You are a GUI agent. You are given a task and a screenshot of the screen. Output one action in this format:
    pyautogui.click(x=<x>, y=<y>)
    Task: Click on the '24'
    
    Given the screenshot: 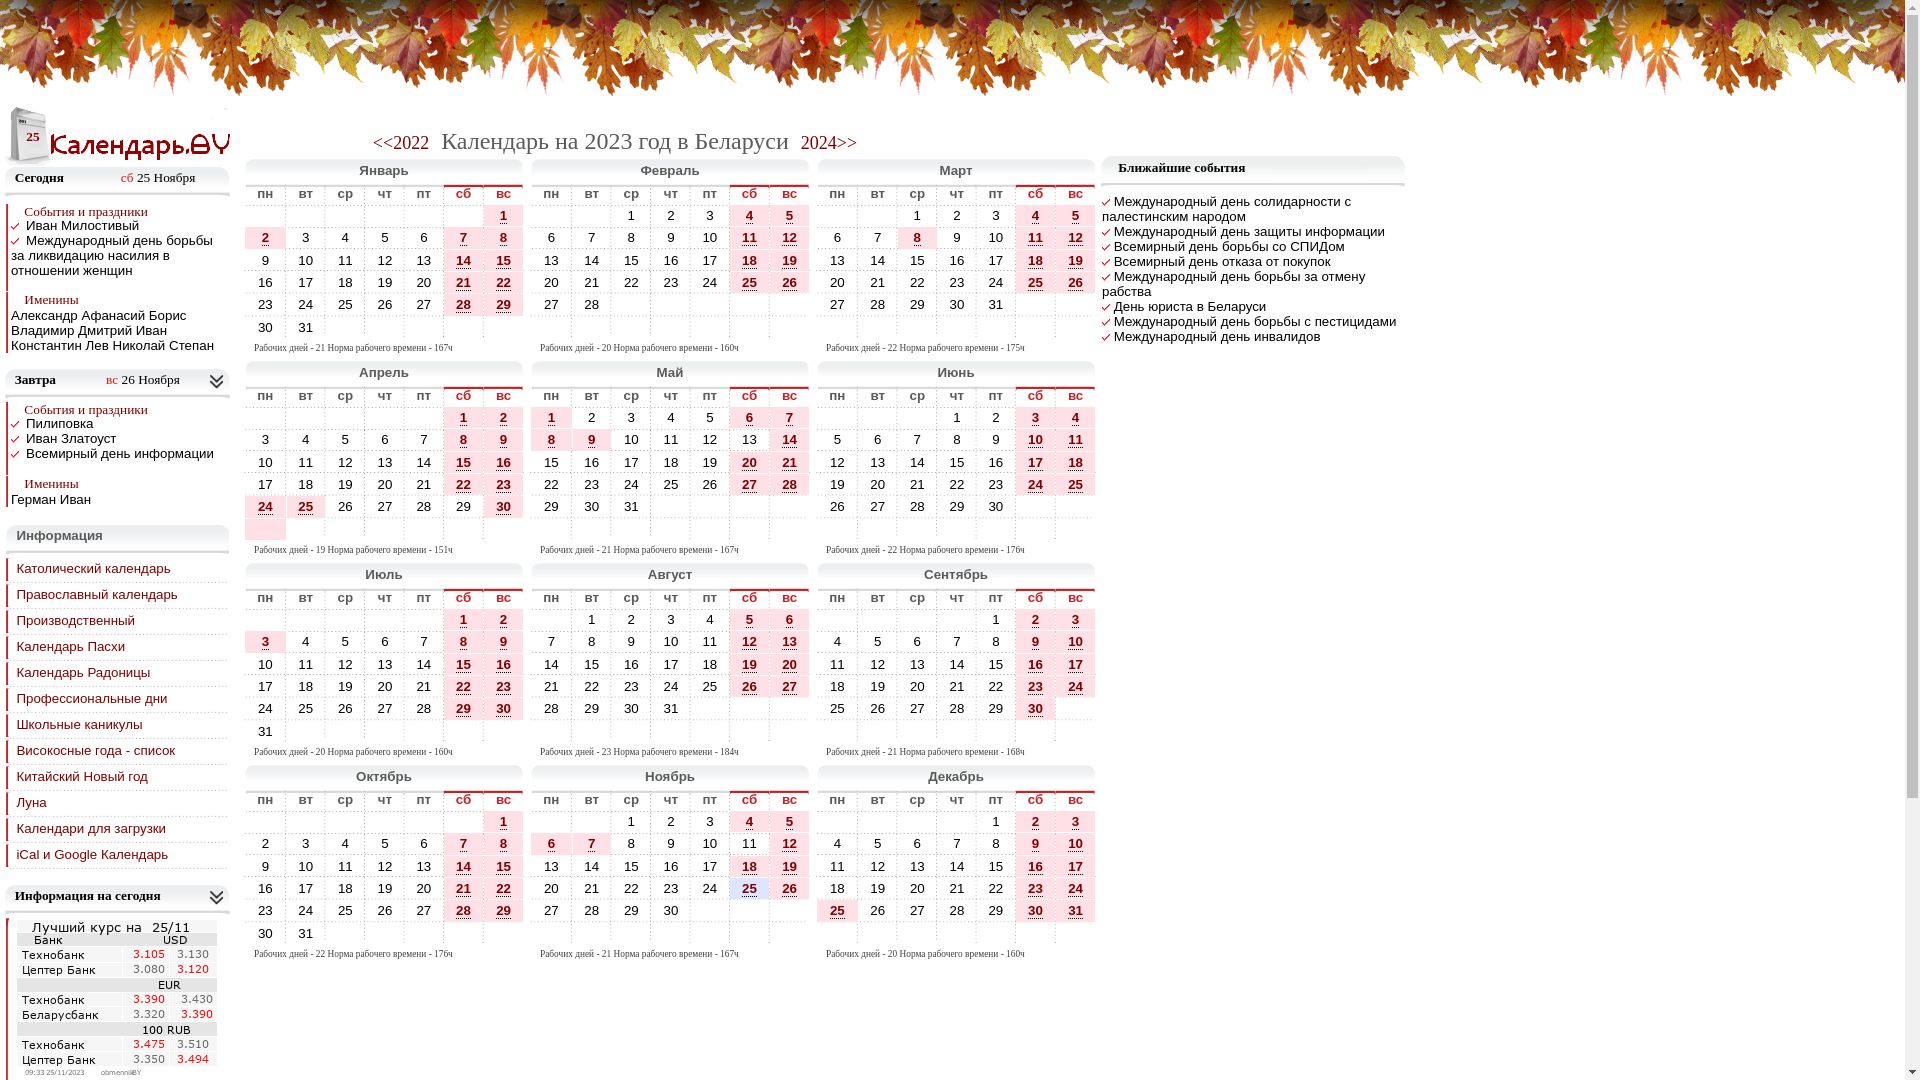 What is the action you would take?
    pyautogui.click(x=630, y=484)
    